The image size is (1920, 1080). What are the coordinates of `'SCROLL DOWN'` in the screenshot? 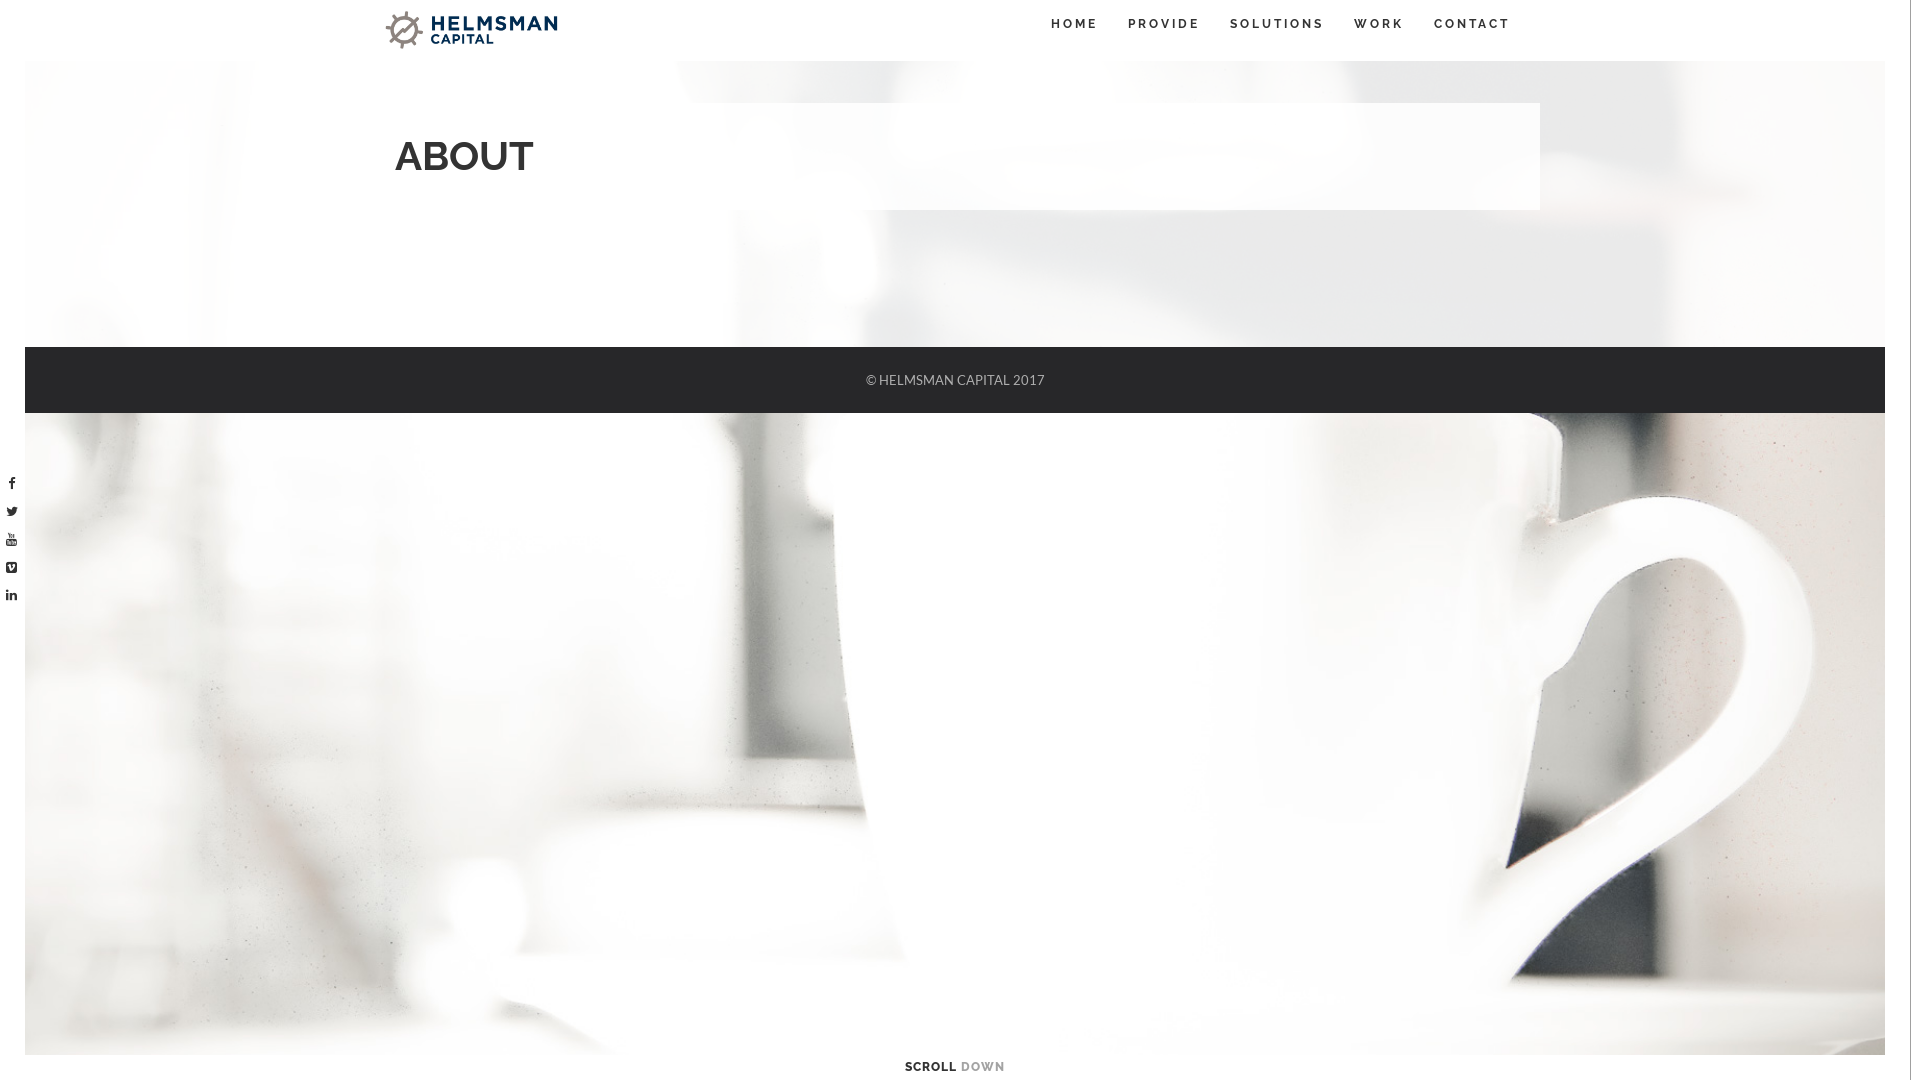 It's located at (904, 1066).